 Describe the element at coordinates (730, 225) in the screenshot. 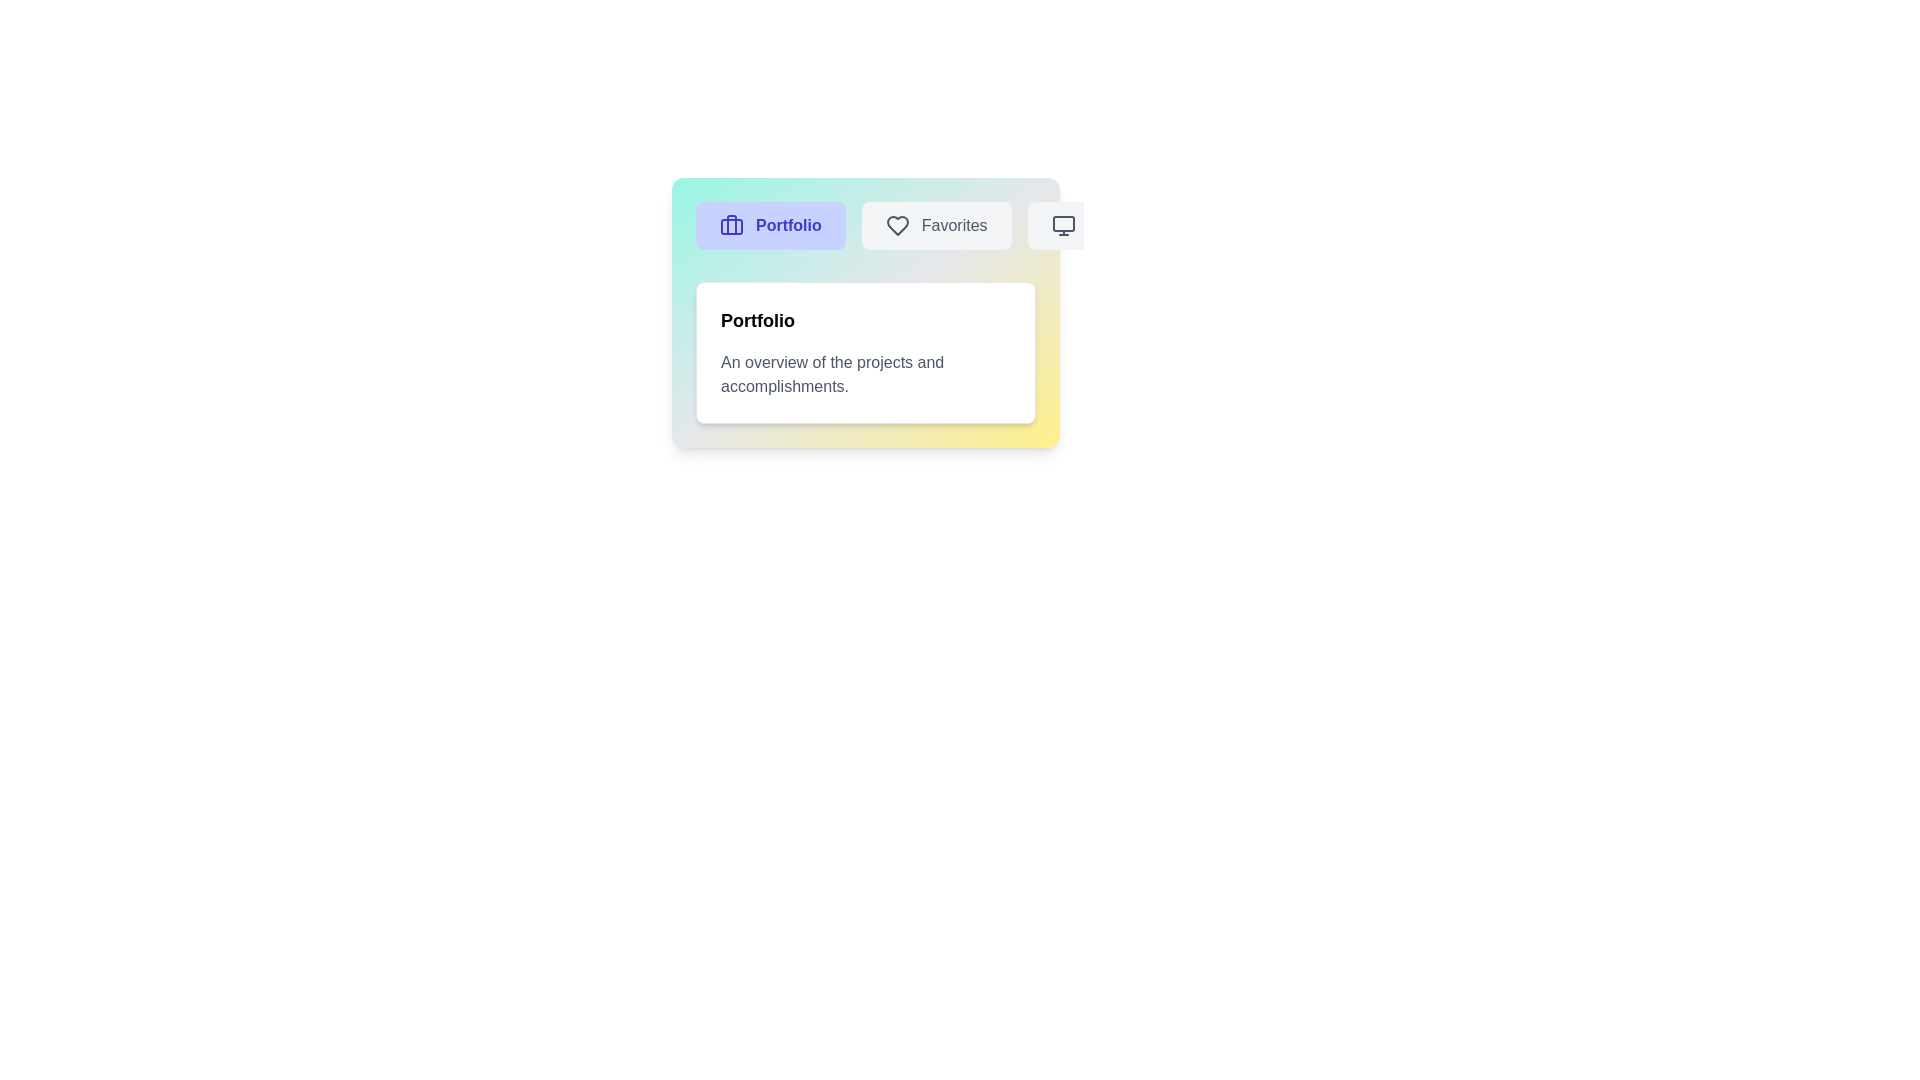

I see `the icon next to the tab labeled Portfolio` at that location.